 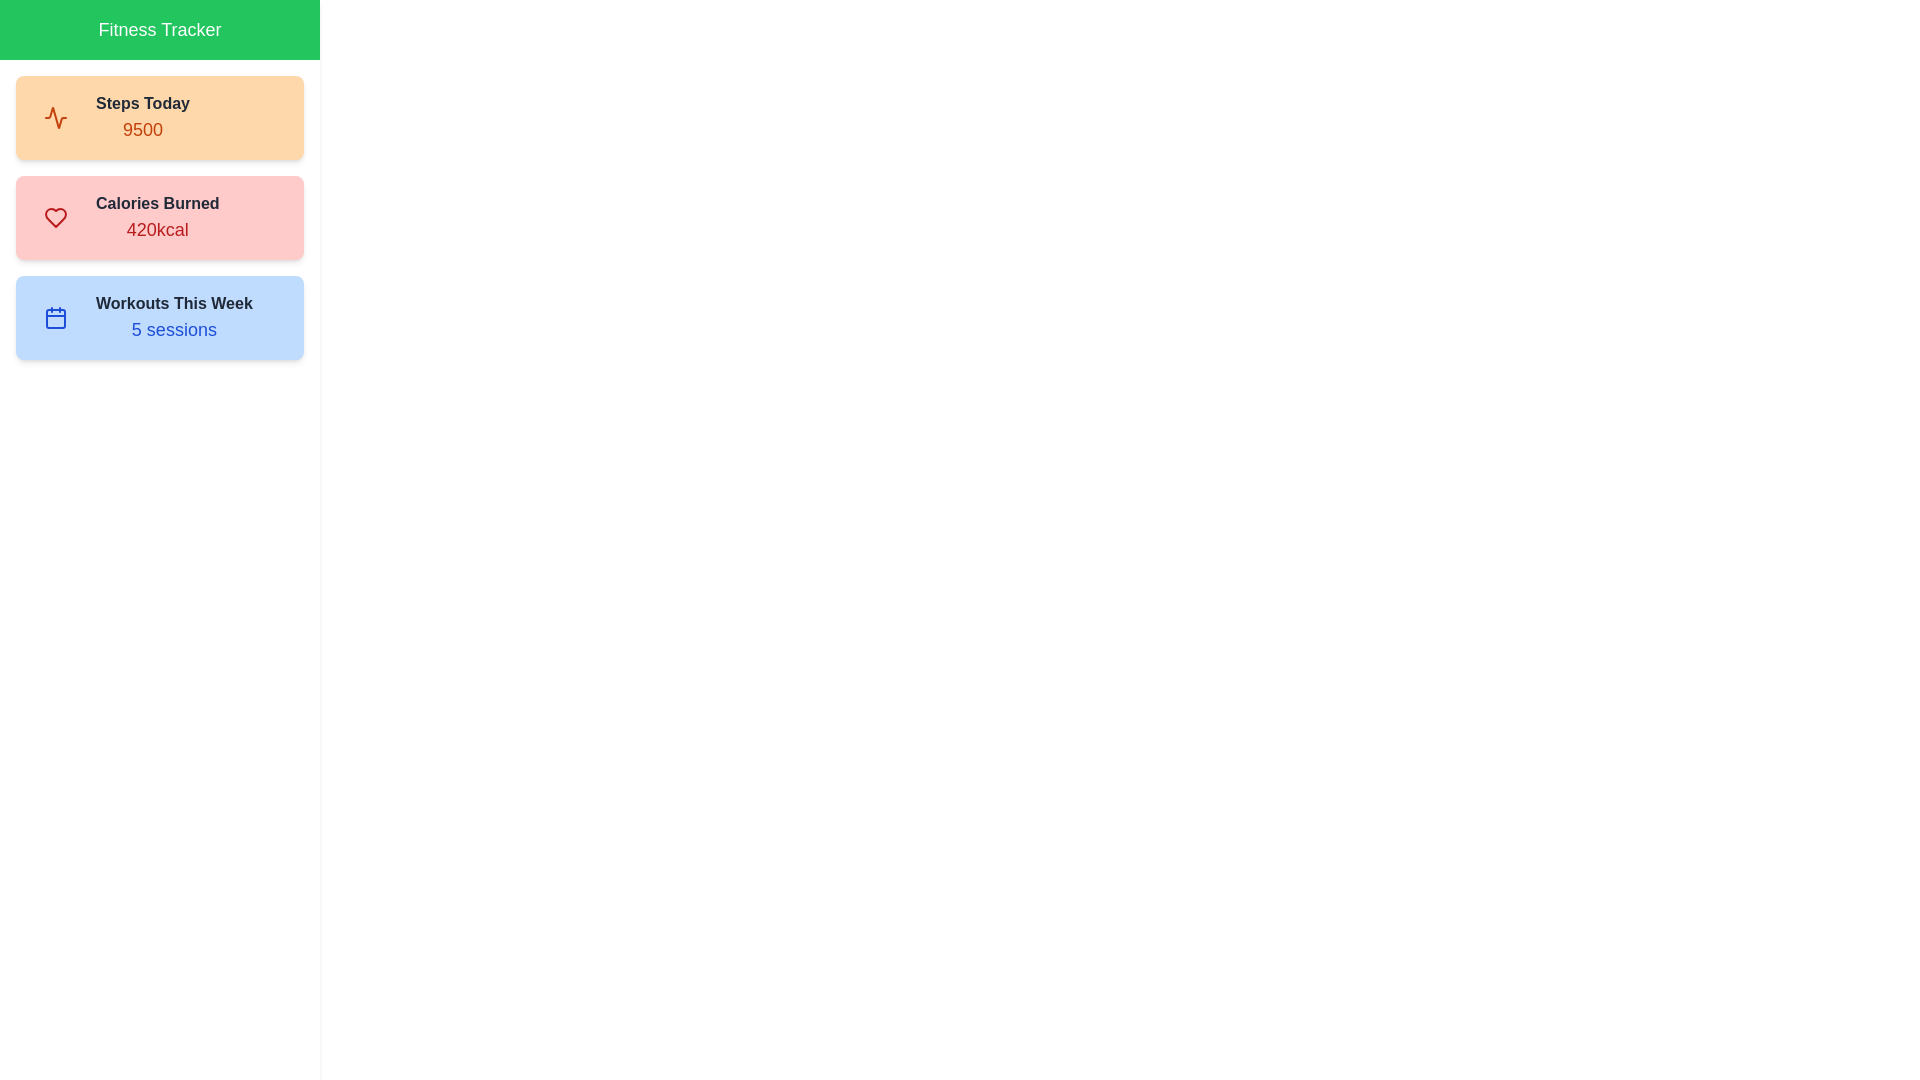 I want to click on toggle button at the top-left corner of the screen to toggle the drawer's visibility, so click(x=39, y=39).